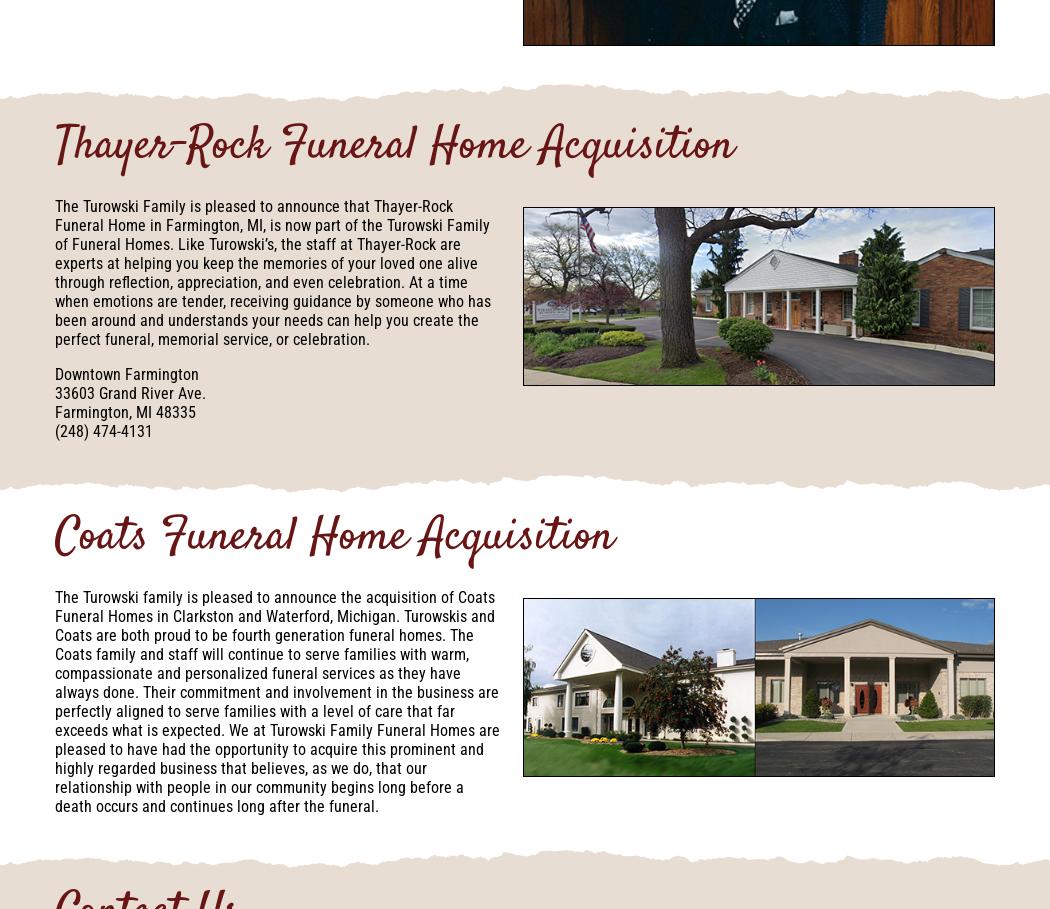  What do you see at coordinates (54, 430) in the screenshot?
I see `'(248) 474-4131'` at bounding box center [54, 430].